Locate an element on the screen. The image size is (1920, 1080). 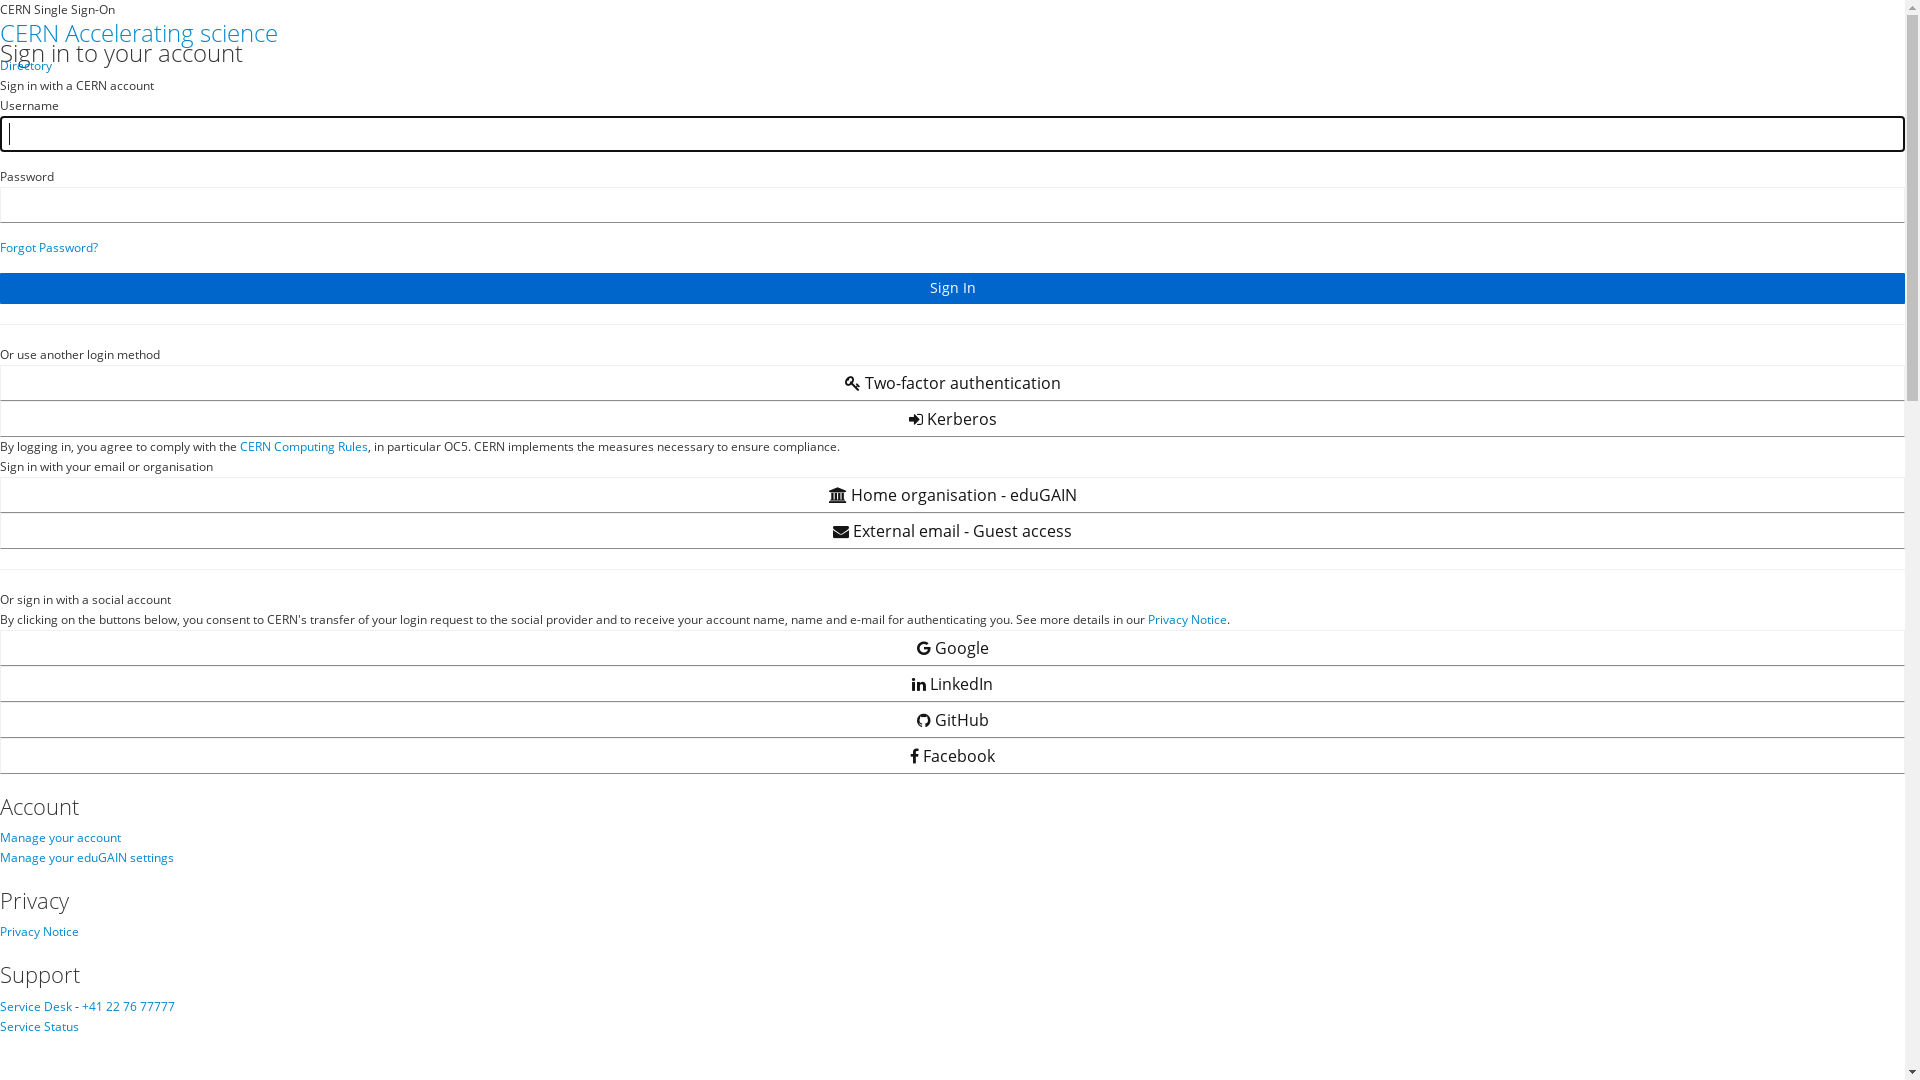
'Manage your eduGAIN settings' is located at coordinates (85, 856).